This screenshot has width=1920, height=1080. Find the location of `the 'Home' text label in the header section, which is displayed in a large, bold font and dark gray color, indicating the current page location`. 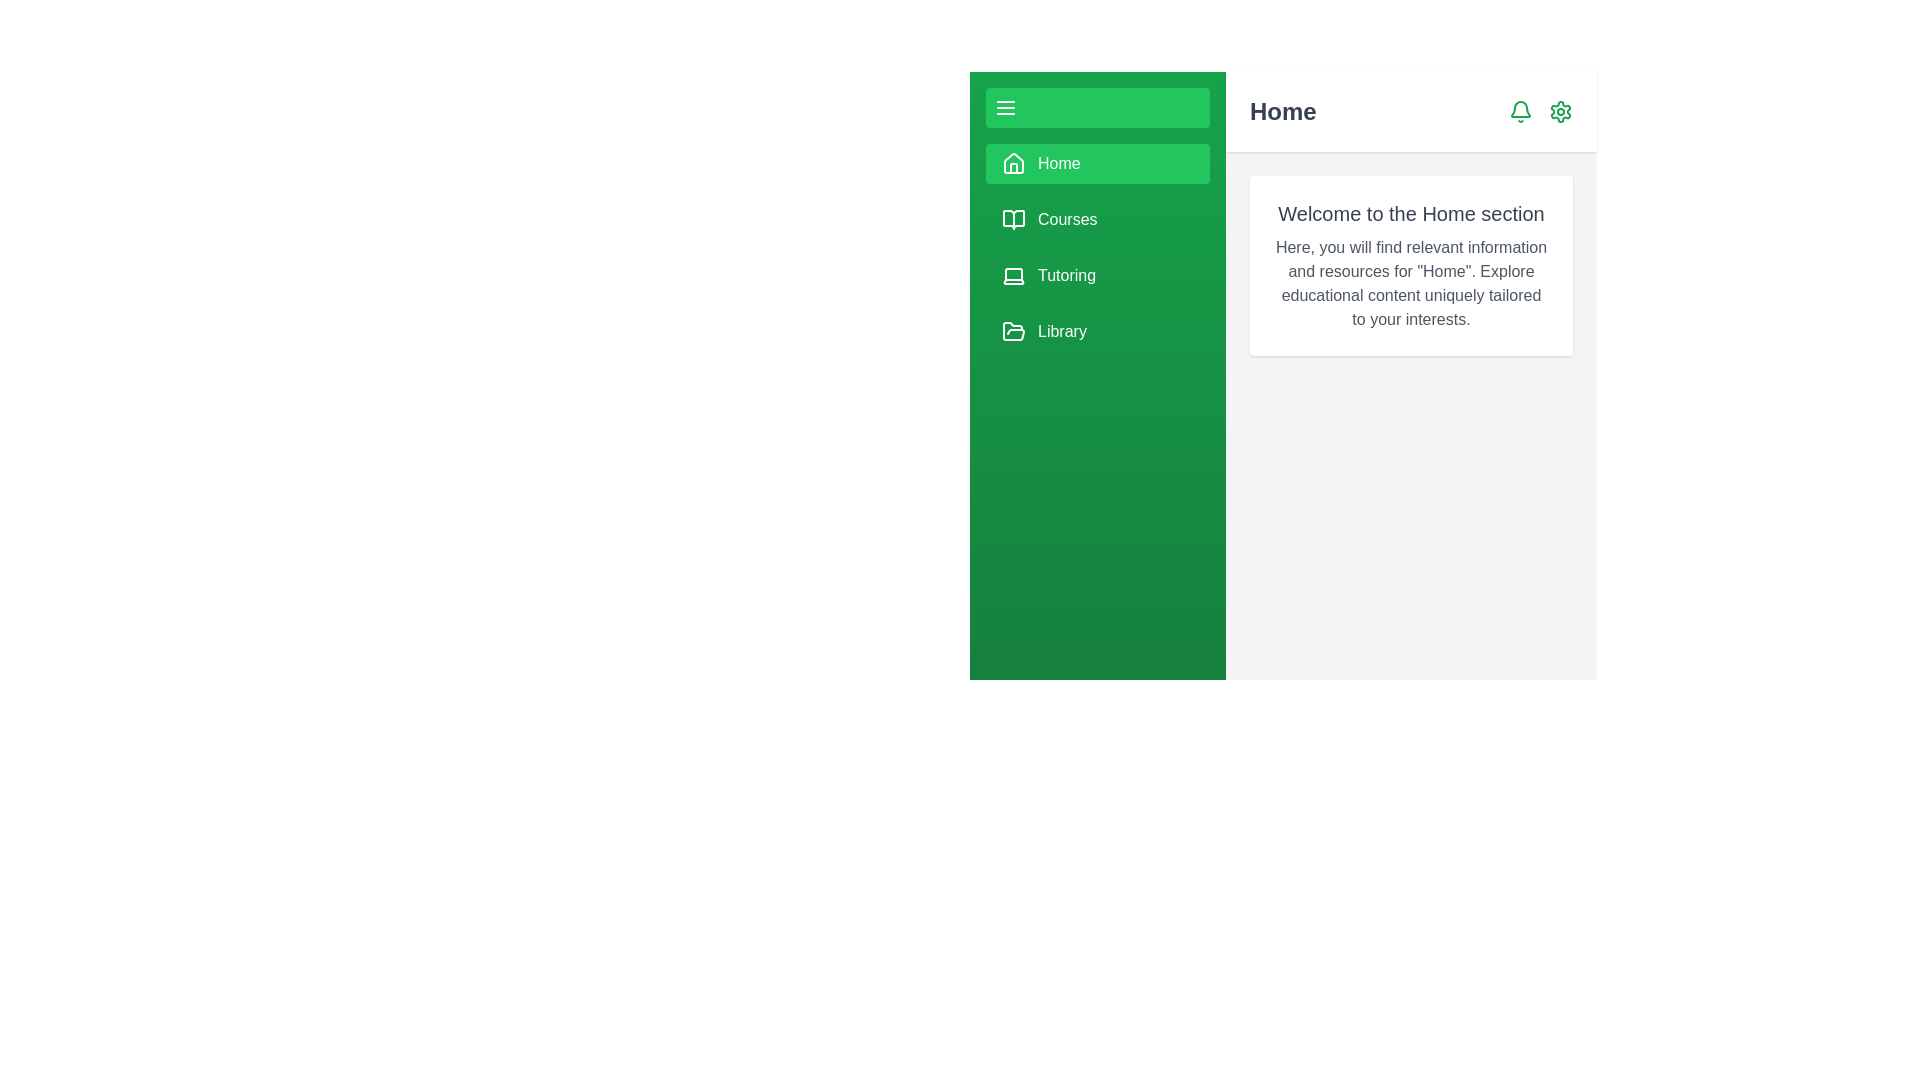

the 'Home' text label in the header section, which is displayed in a large, bold font and dark gray color, indicating the current page location is located at coordinates (1283, 111).